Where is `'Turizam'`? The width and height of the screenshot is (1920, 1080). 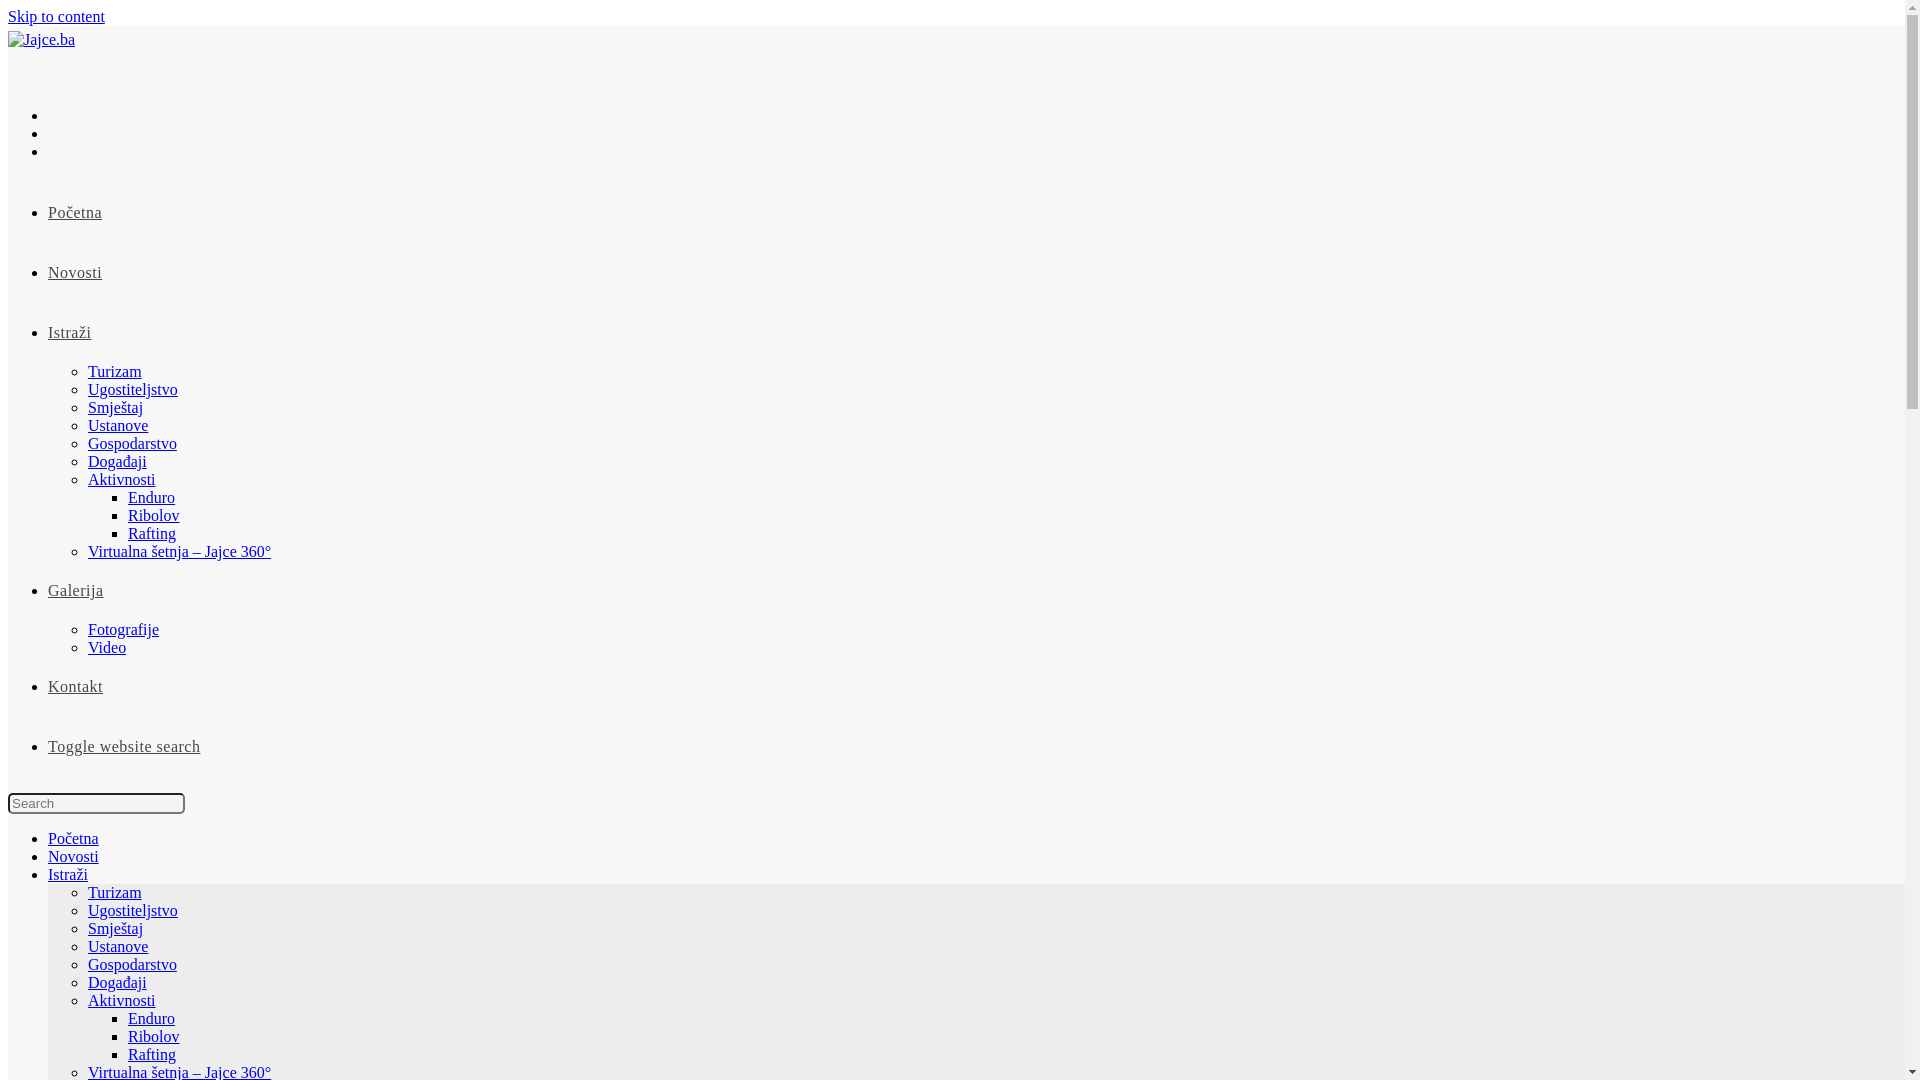 'Turizam' is located at coordinates (114, 891).